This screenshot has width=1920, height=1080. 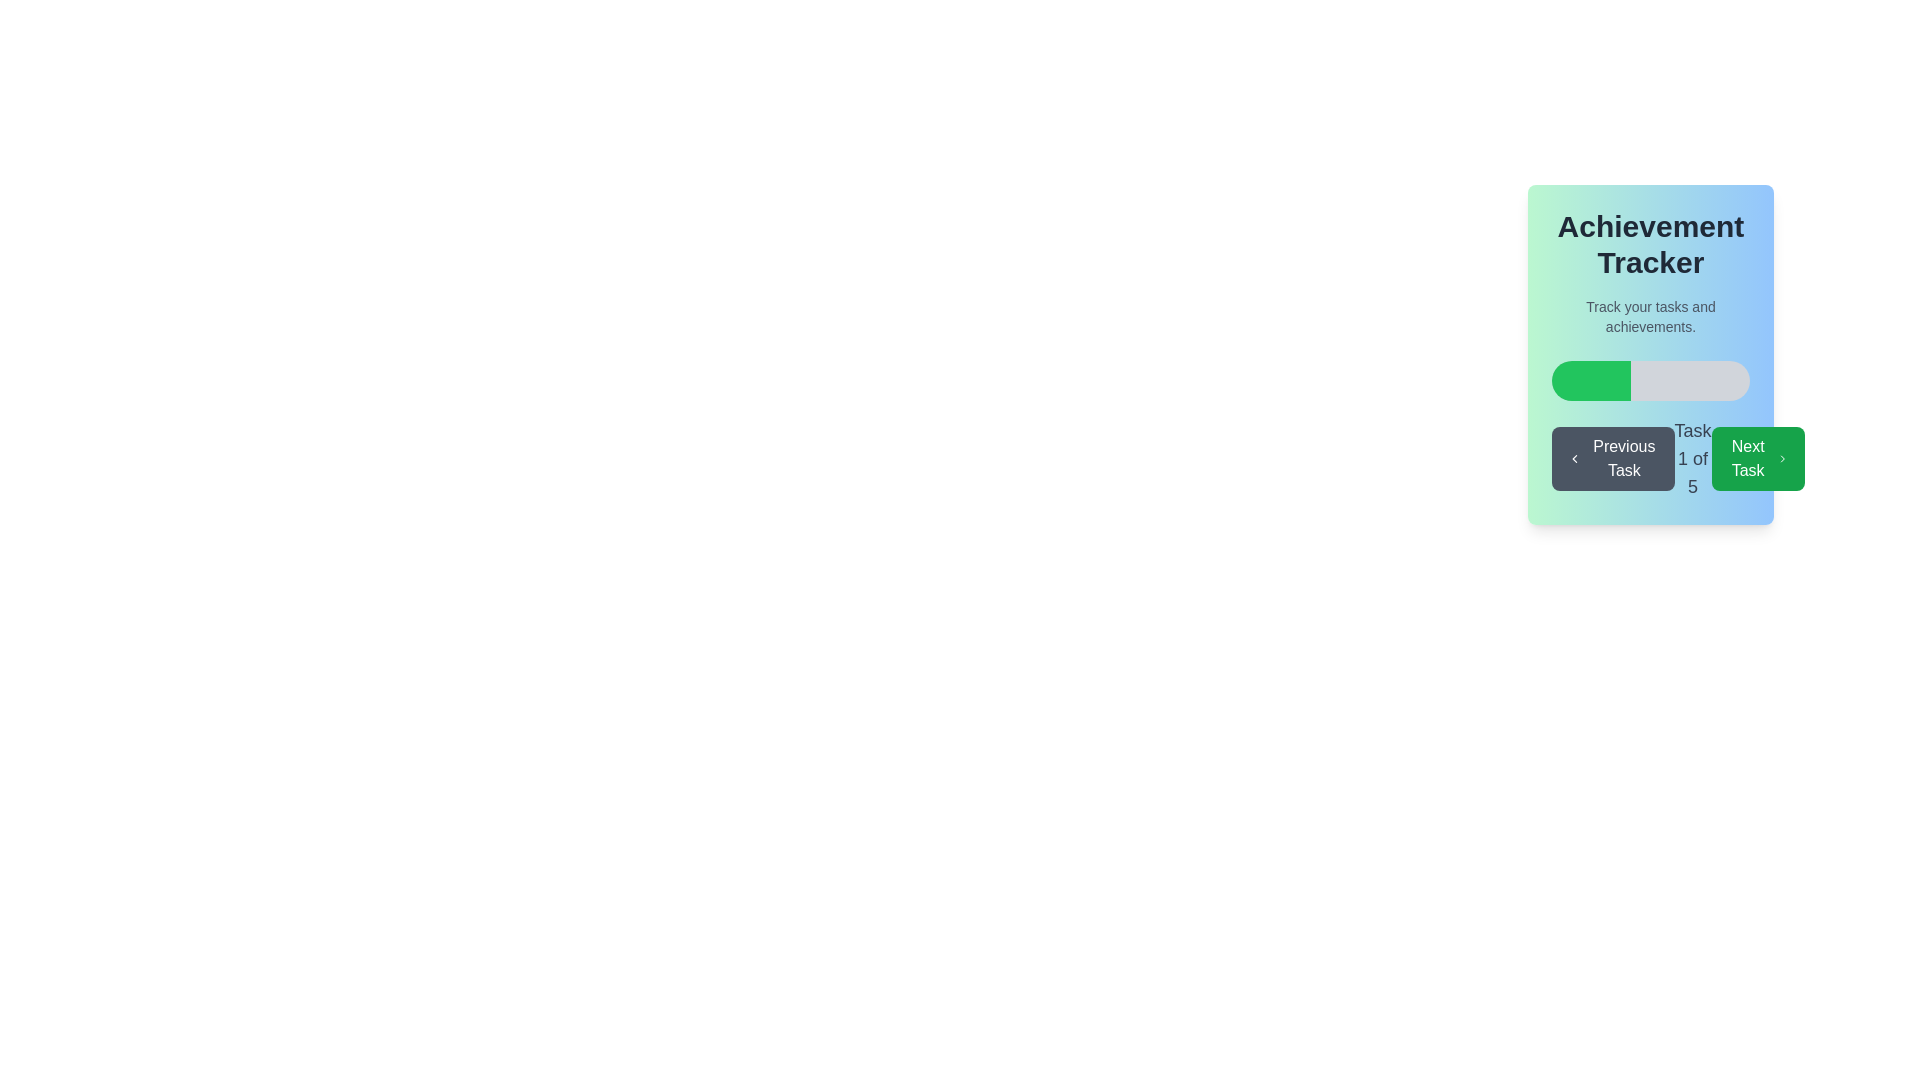 I want to click on text content of the Header Text element displaying 'Achievement Tracker', which is a bold, large font header centered at the top of the content, so click(x=1651, y=244).